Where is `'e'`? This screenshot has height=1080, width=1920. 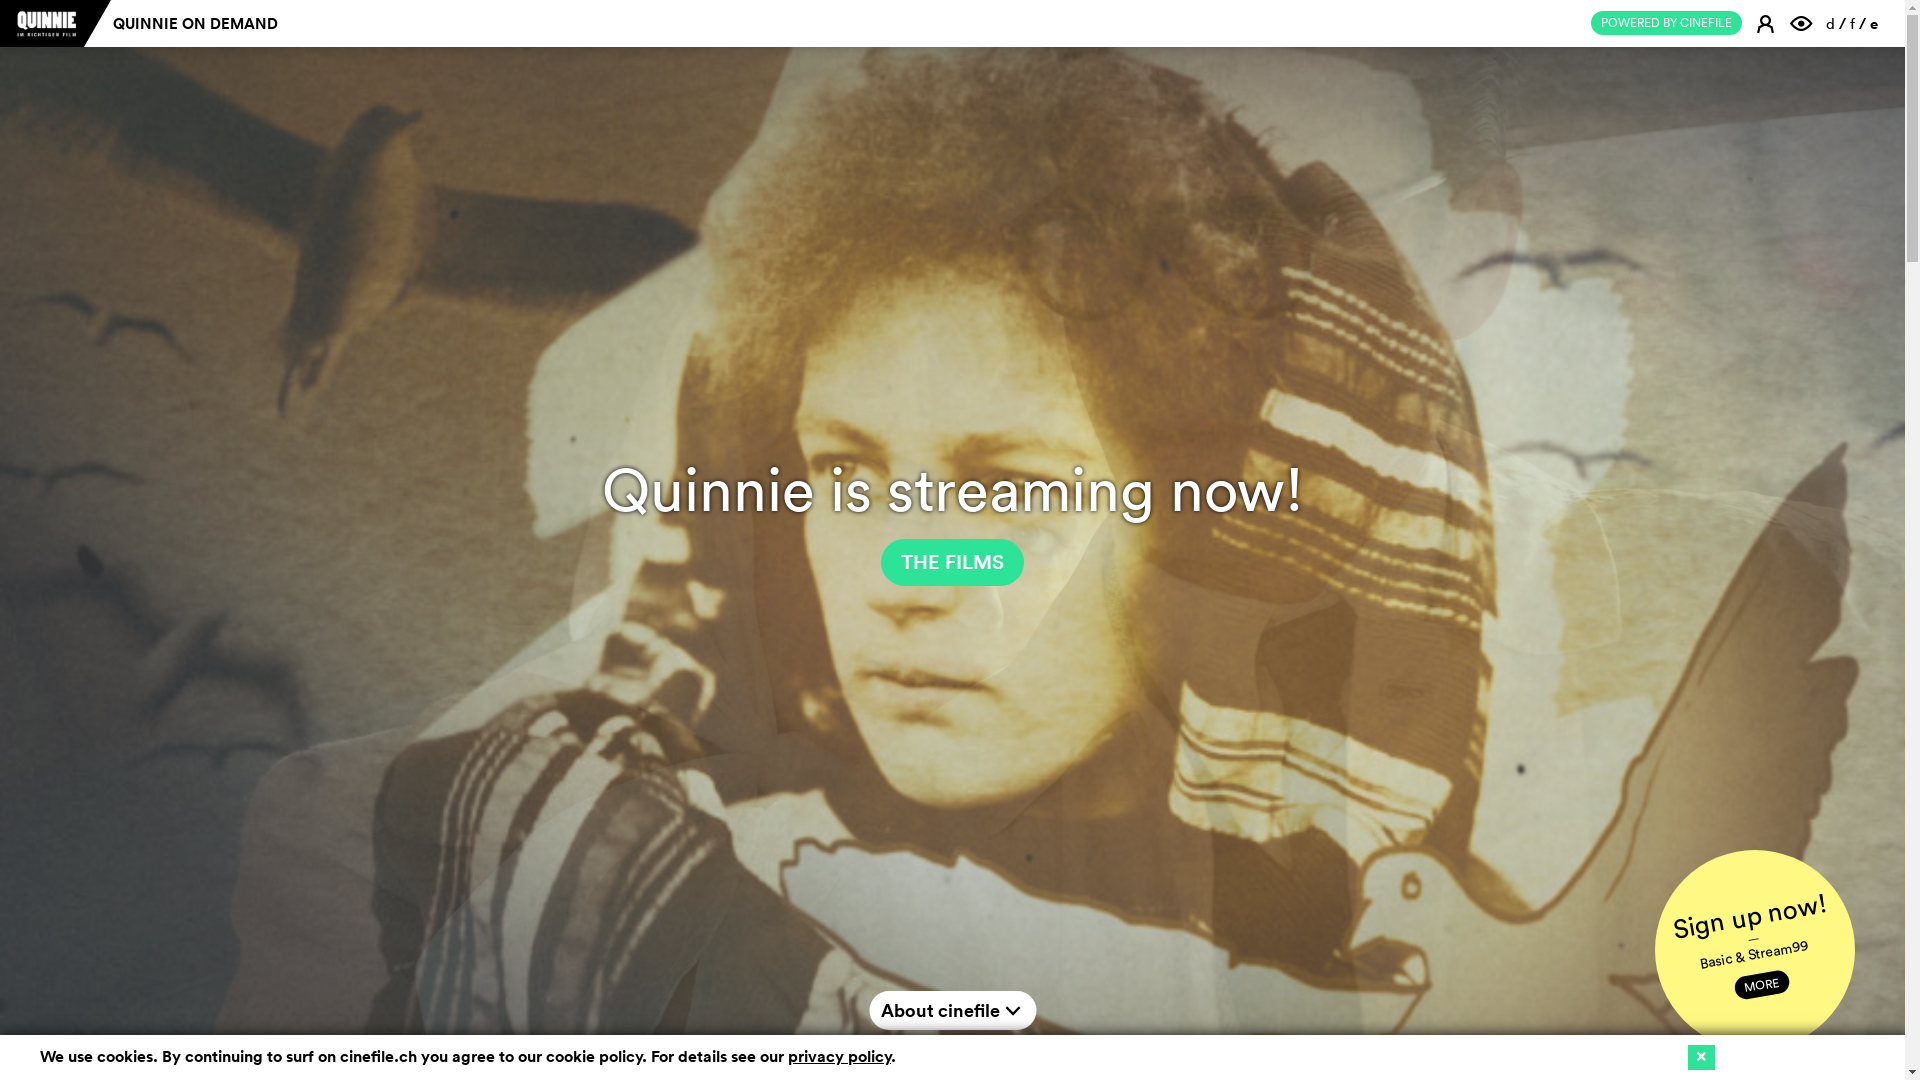
'e' is located at coordinates (1872, 23).